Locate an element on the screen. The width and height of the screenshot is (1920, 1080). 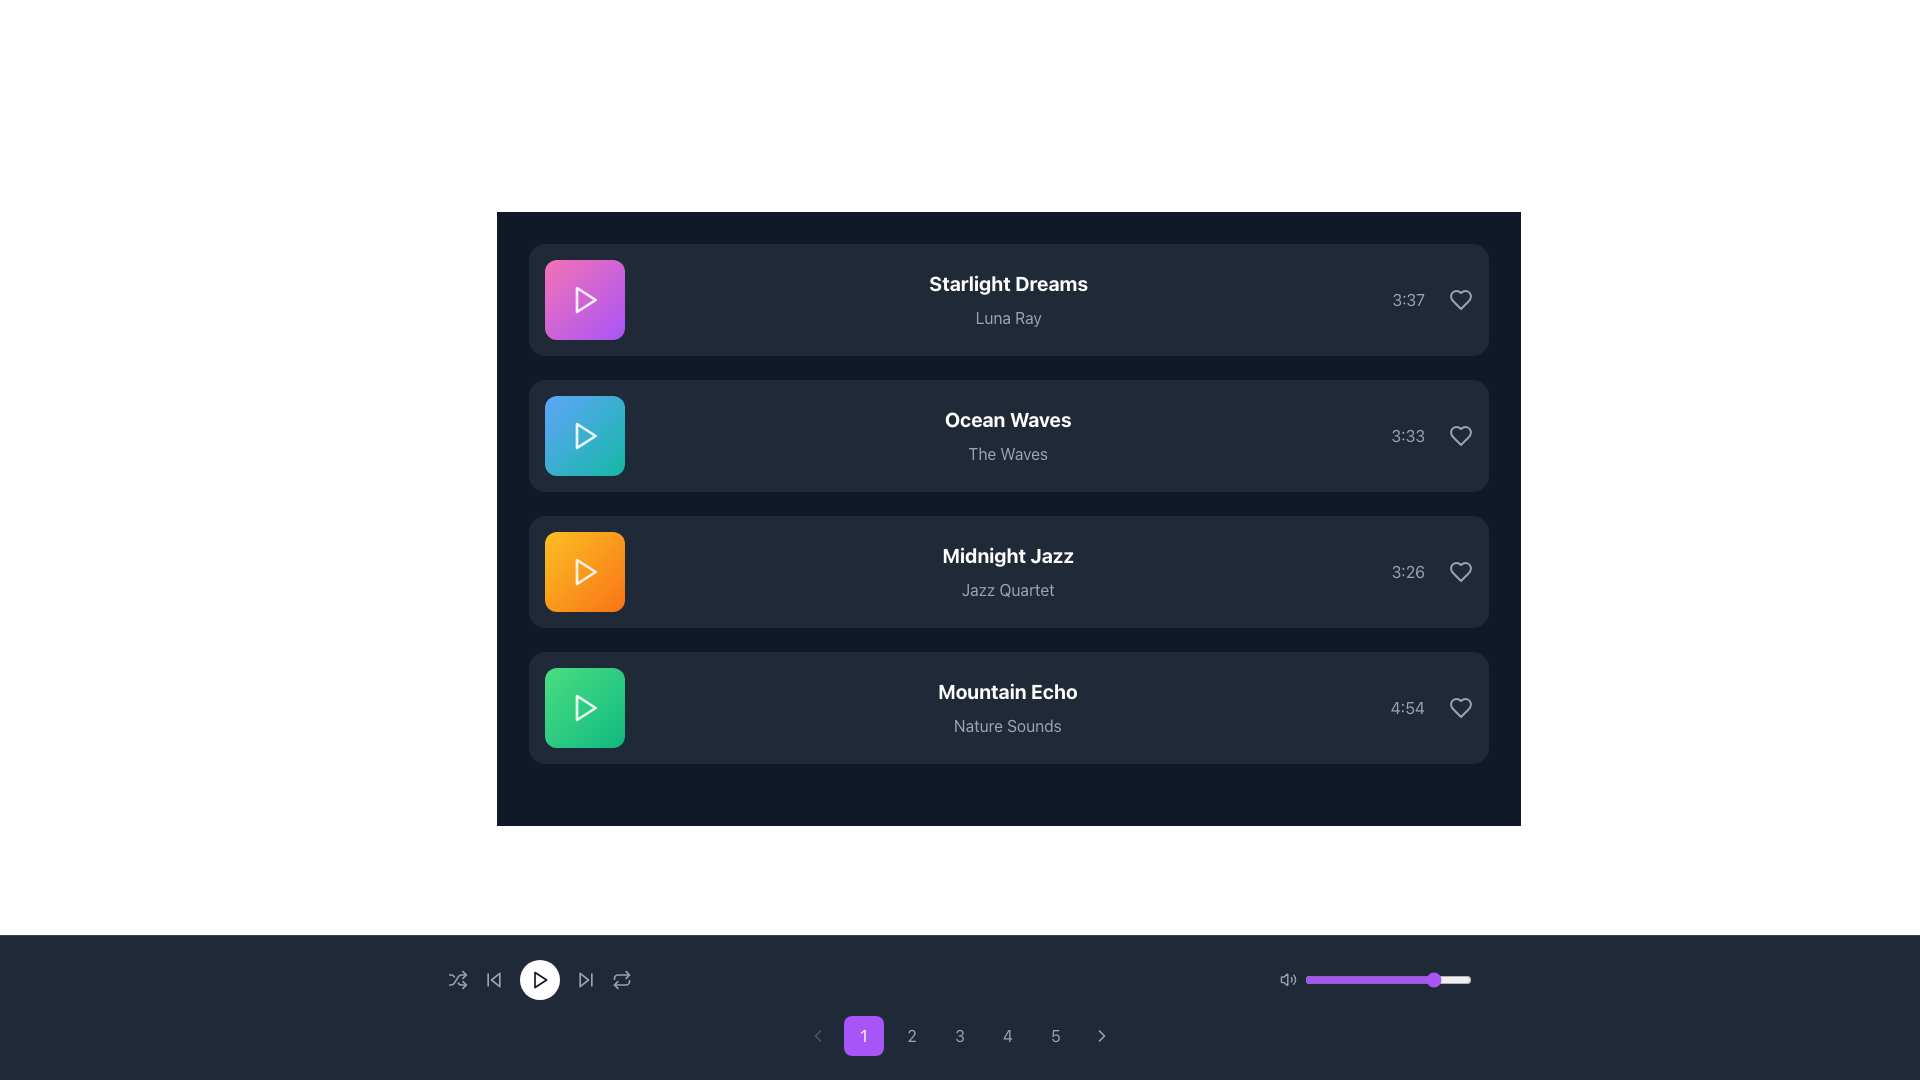
the text label 'Mountain Echo' which is styled in a bold, large font and centered within a dark blue background, located in the fourth row of a playlist-style interface is located at coordinates (1007, 690).